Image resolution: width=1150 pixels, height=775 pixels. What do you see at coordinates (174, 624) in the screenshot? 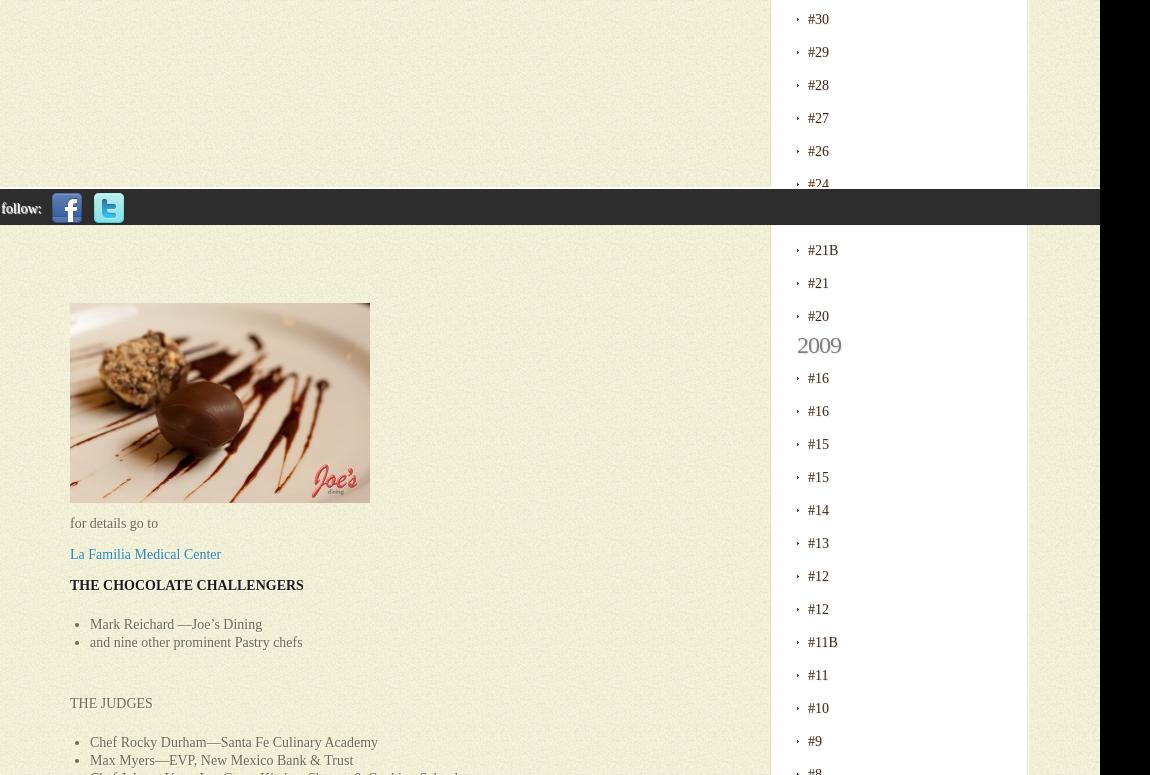
I see `'Mark Reichard —Joe’s Dining'` at bounding box center [174, 624].